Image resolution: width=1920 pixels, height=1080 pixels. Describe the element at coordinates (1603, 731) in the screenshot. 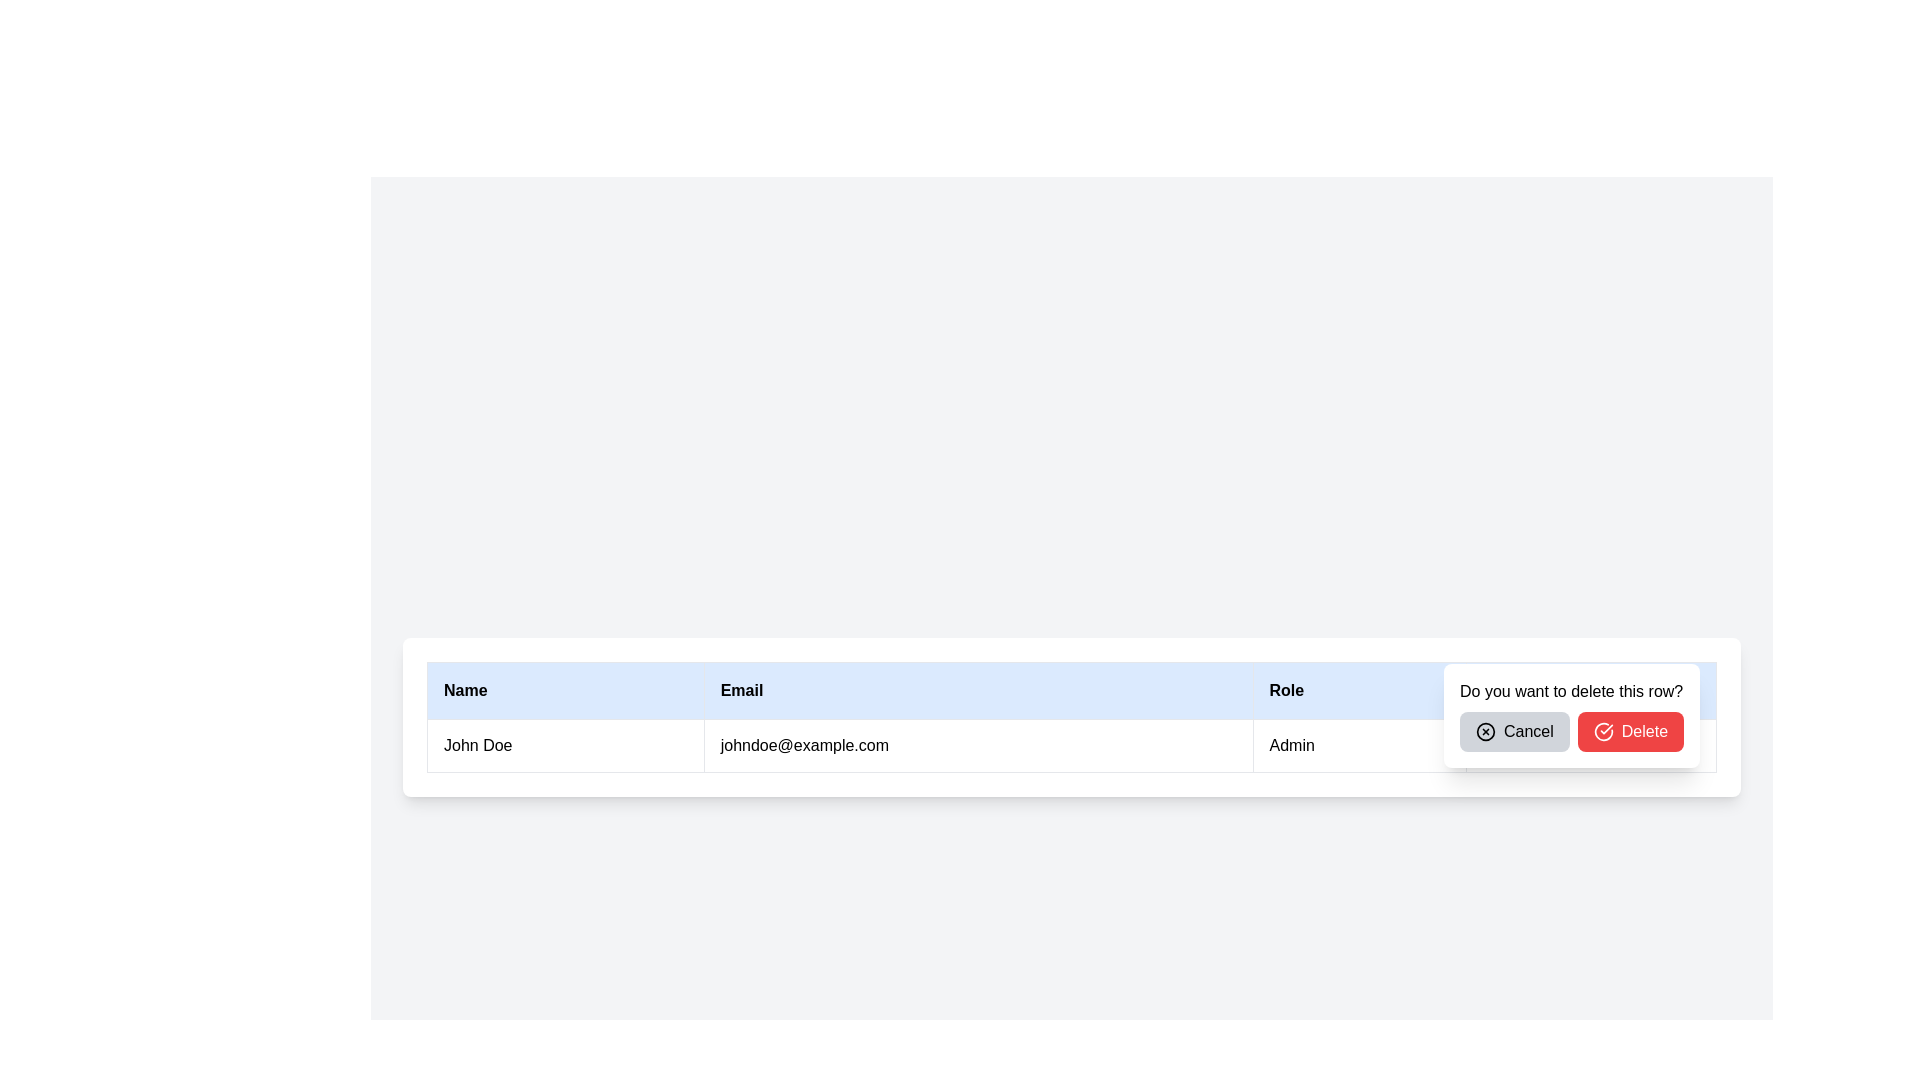

I see `the 'Delete' icon located to the left of the 'Delete' text within the button in the bottom-right section of the interface` at that location.